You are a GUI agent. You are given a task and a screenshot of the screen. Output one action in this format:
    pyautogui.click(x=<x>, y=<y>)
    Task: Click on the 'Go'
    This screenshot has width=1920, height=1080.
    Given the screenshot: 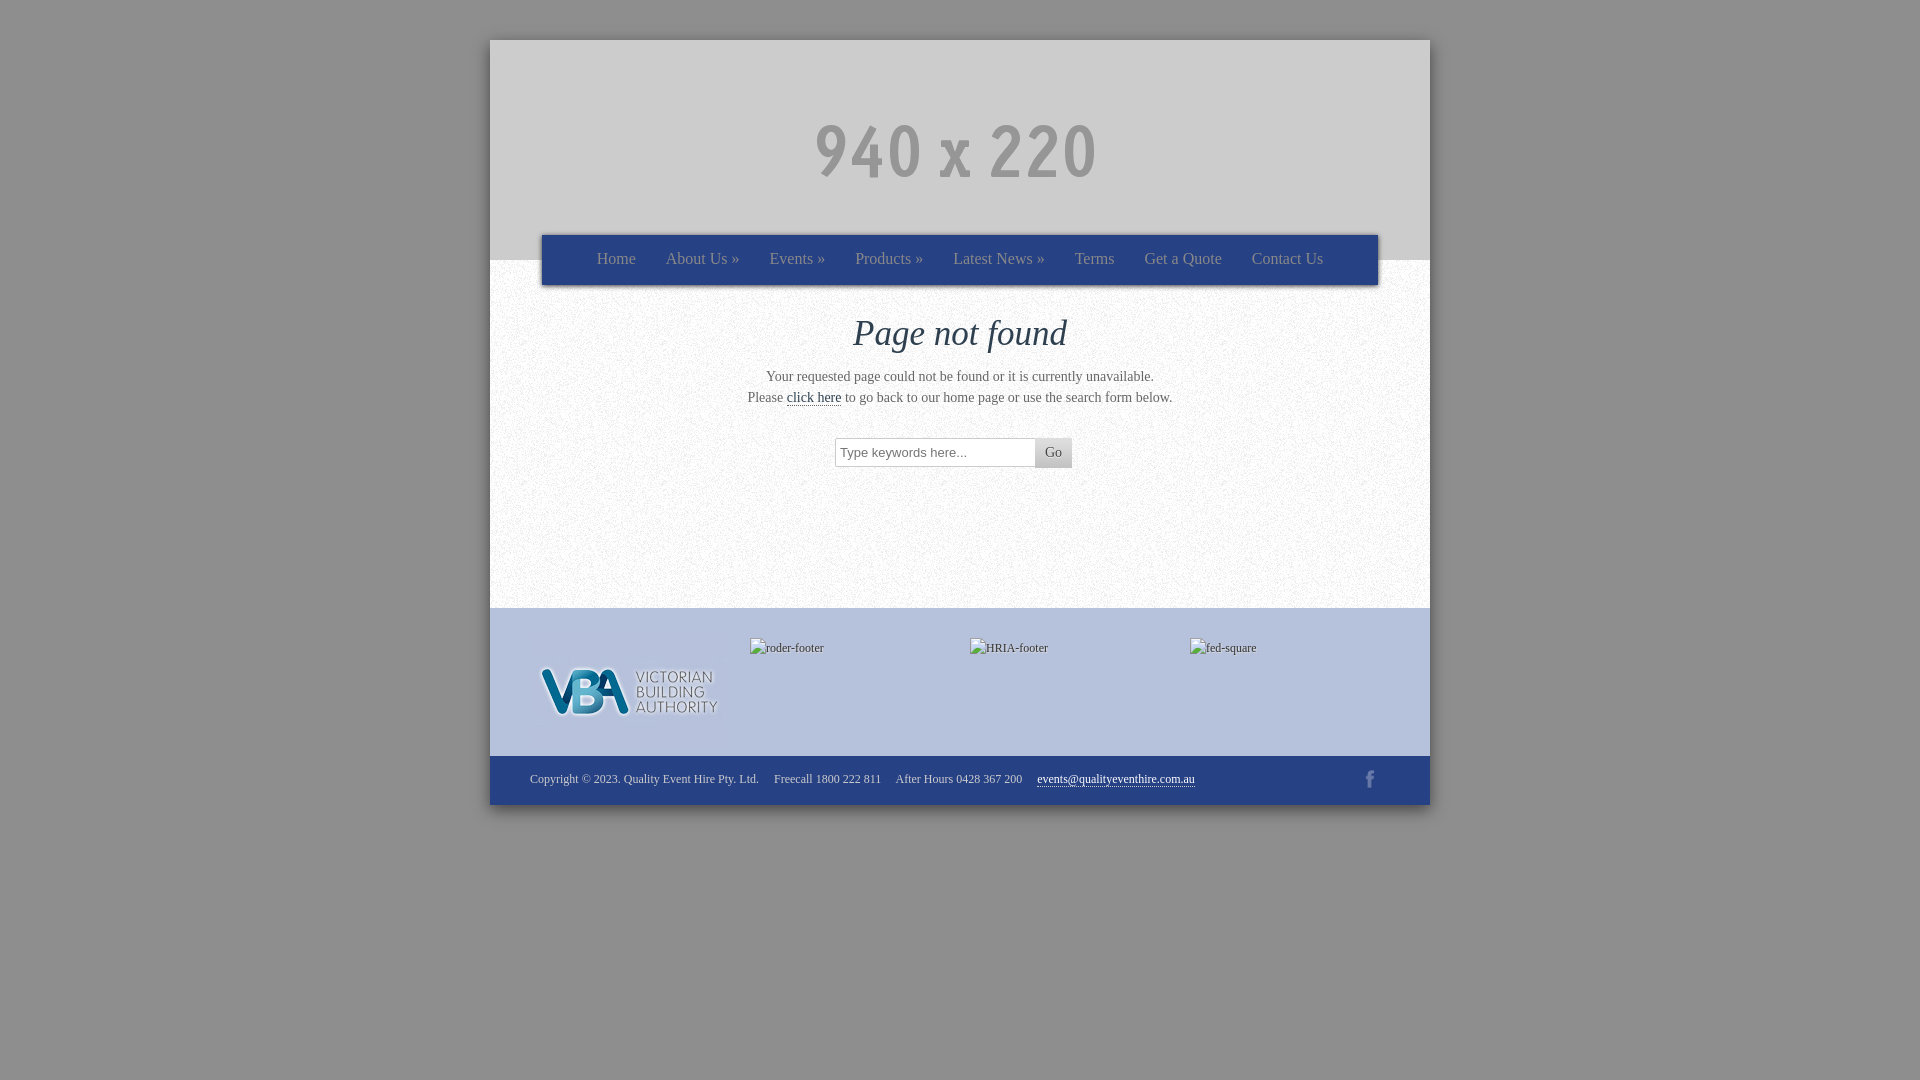 What is the action you would take?
    pyautogui.click(x=1052, y=452)
    